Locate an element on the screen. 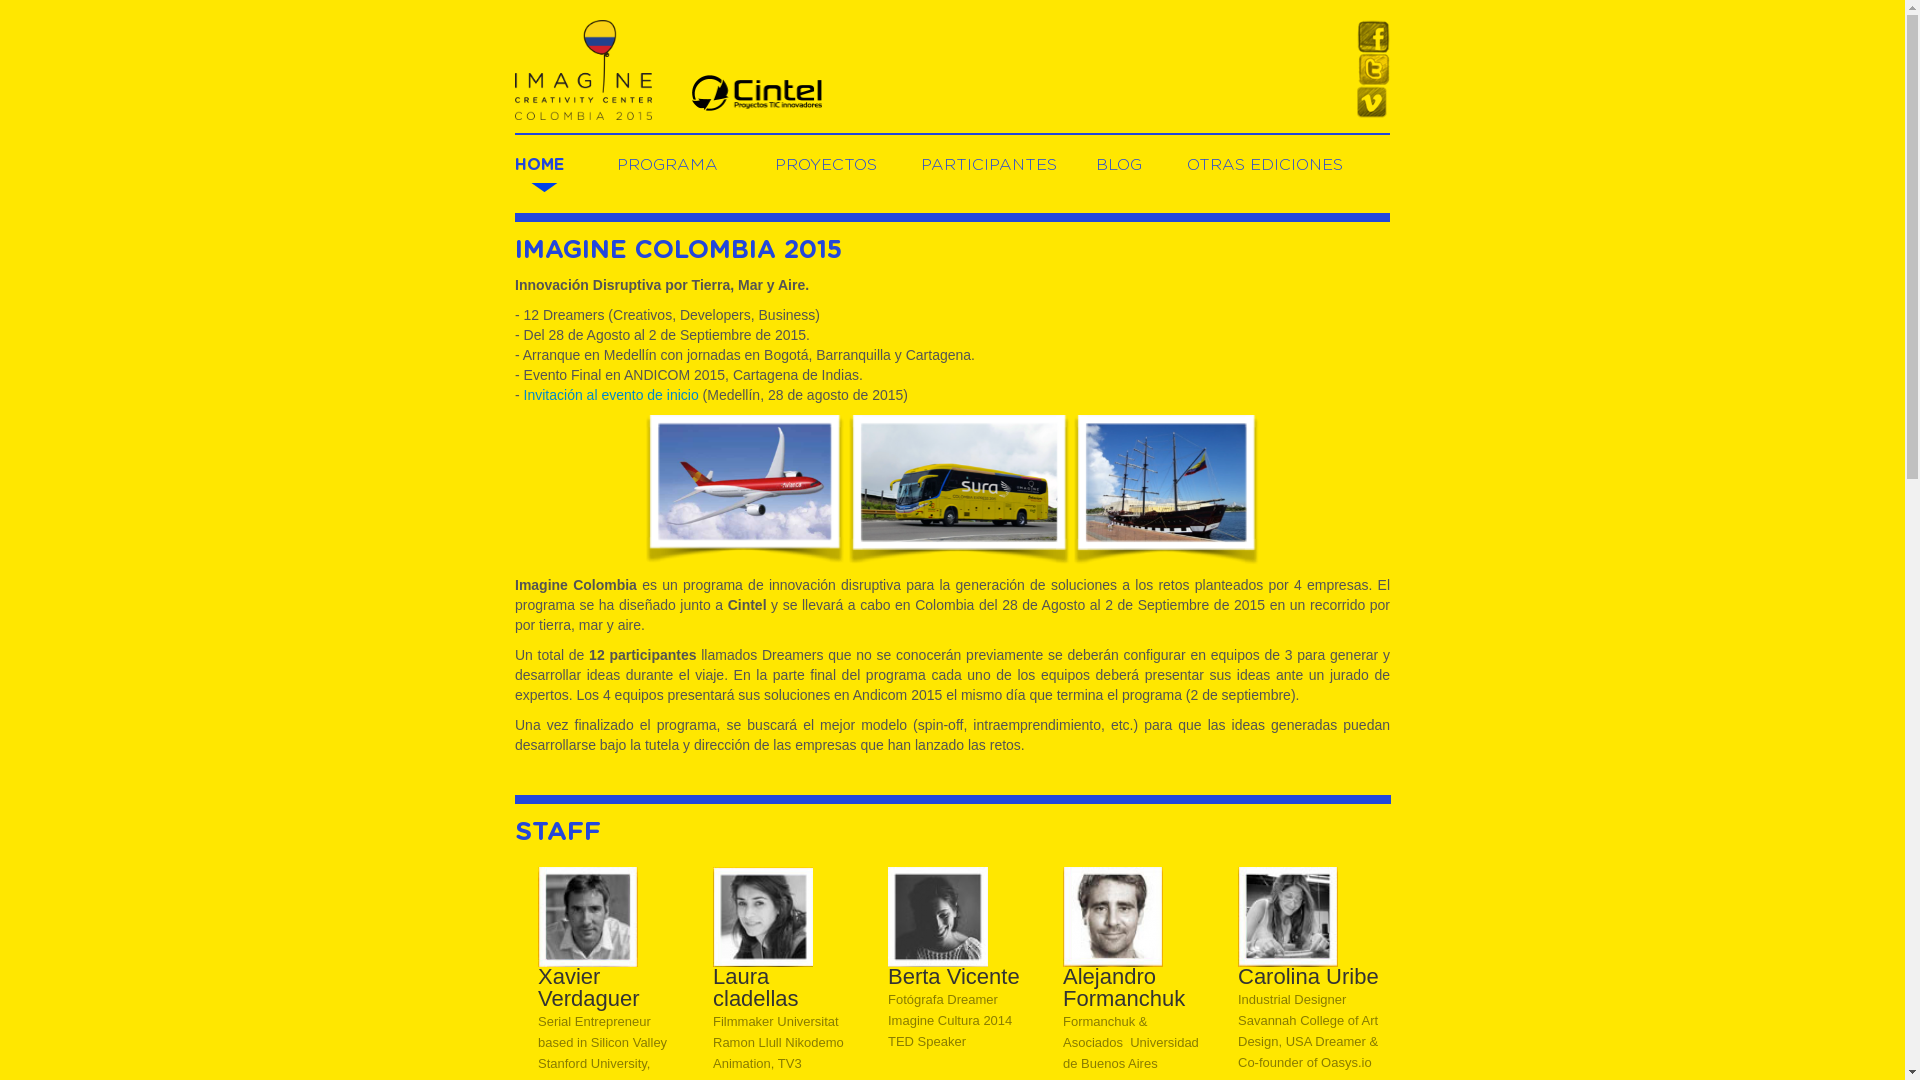 This screenshot has width=1920, height=1080. 'PROGRAMA' is located at coordinates (666, 164).